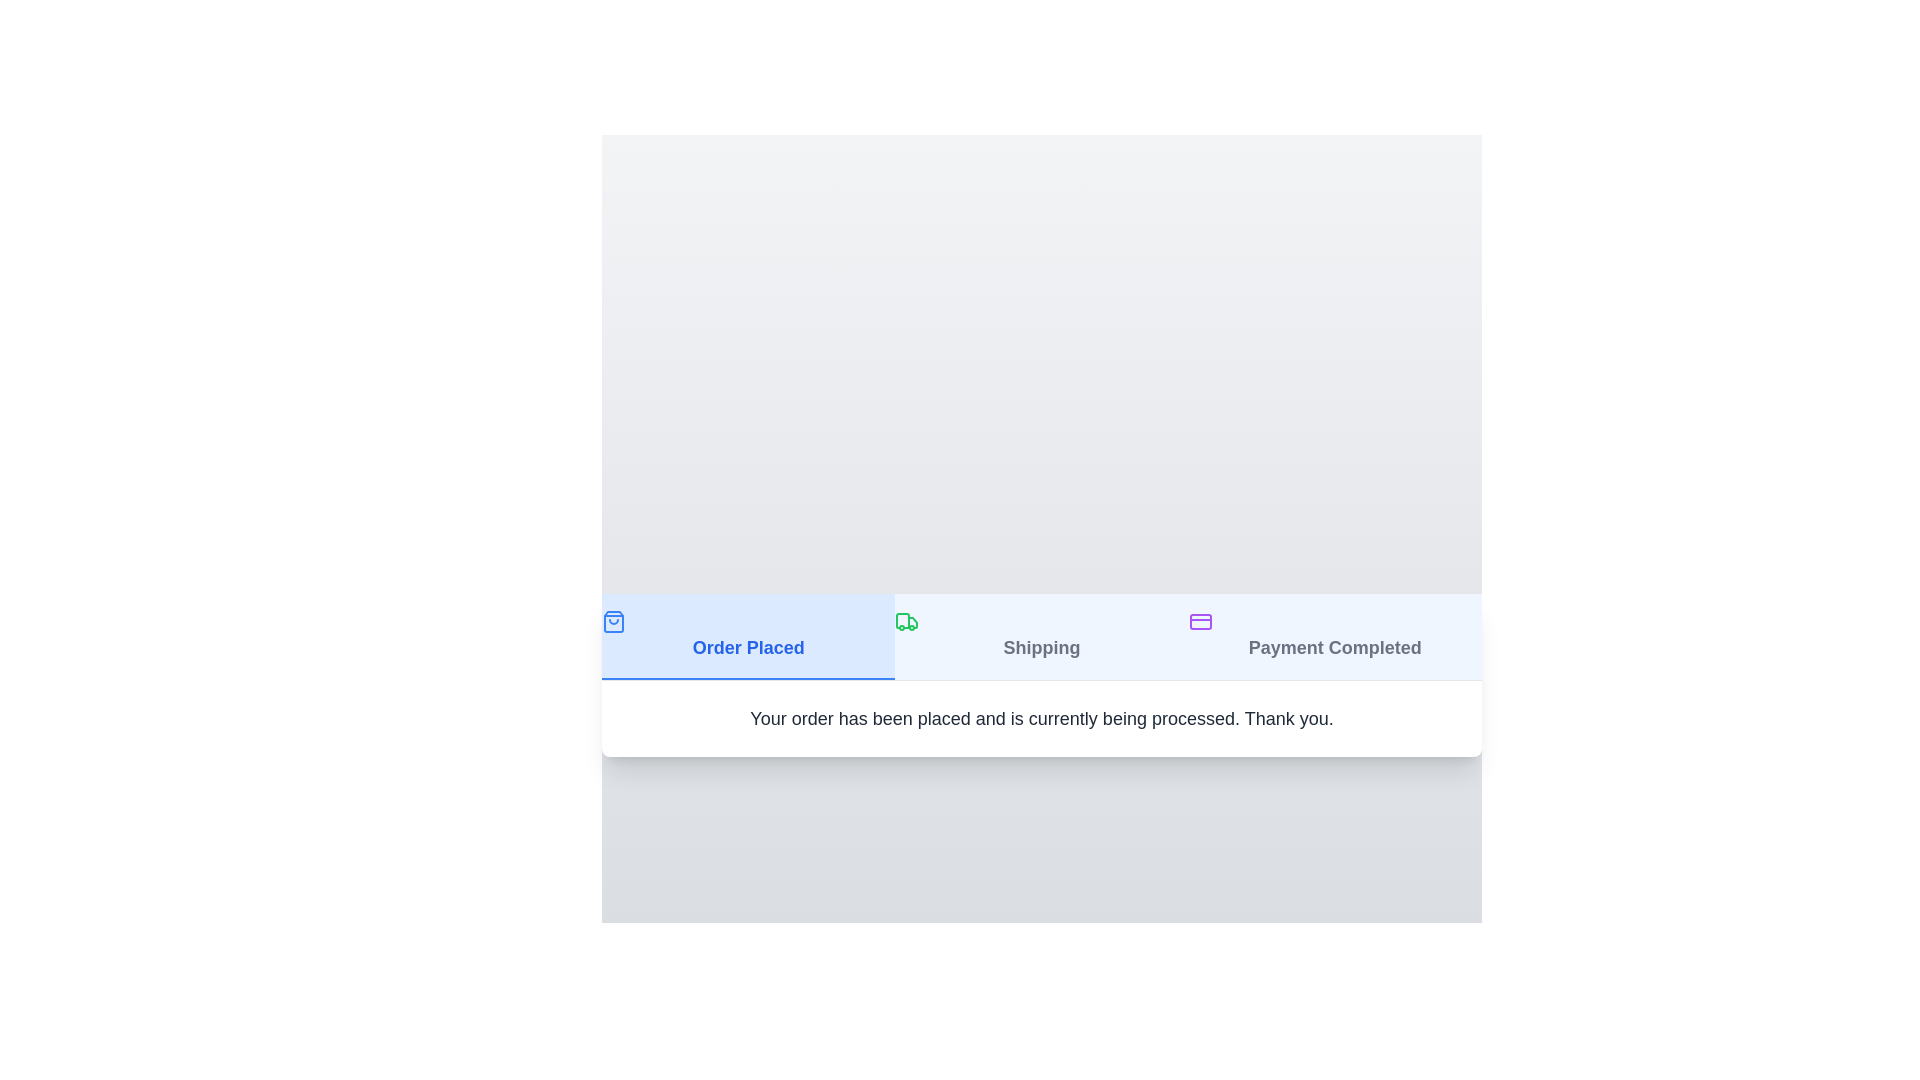  Describe the element at coordinates (906, 620) in the screenshot. I see `the graphical icon of the Shipping tab` at that location.